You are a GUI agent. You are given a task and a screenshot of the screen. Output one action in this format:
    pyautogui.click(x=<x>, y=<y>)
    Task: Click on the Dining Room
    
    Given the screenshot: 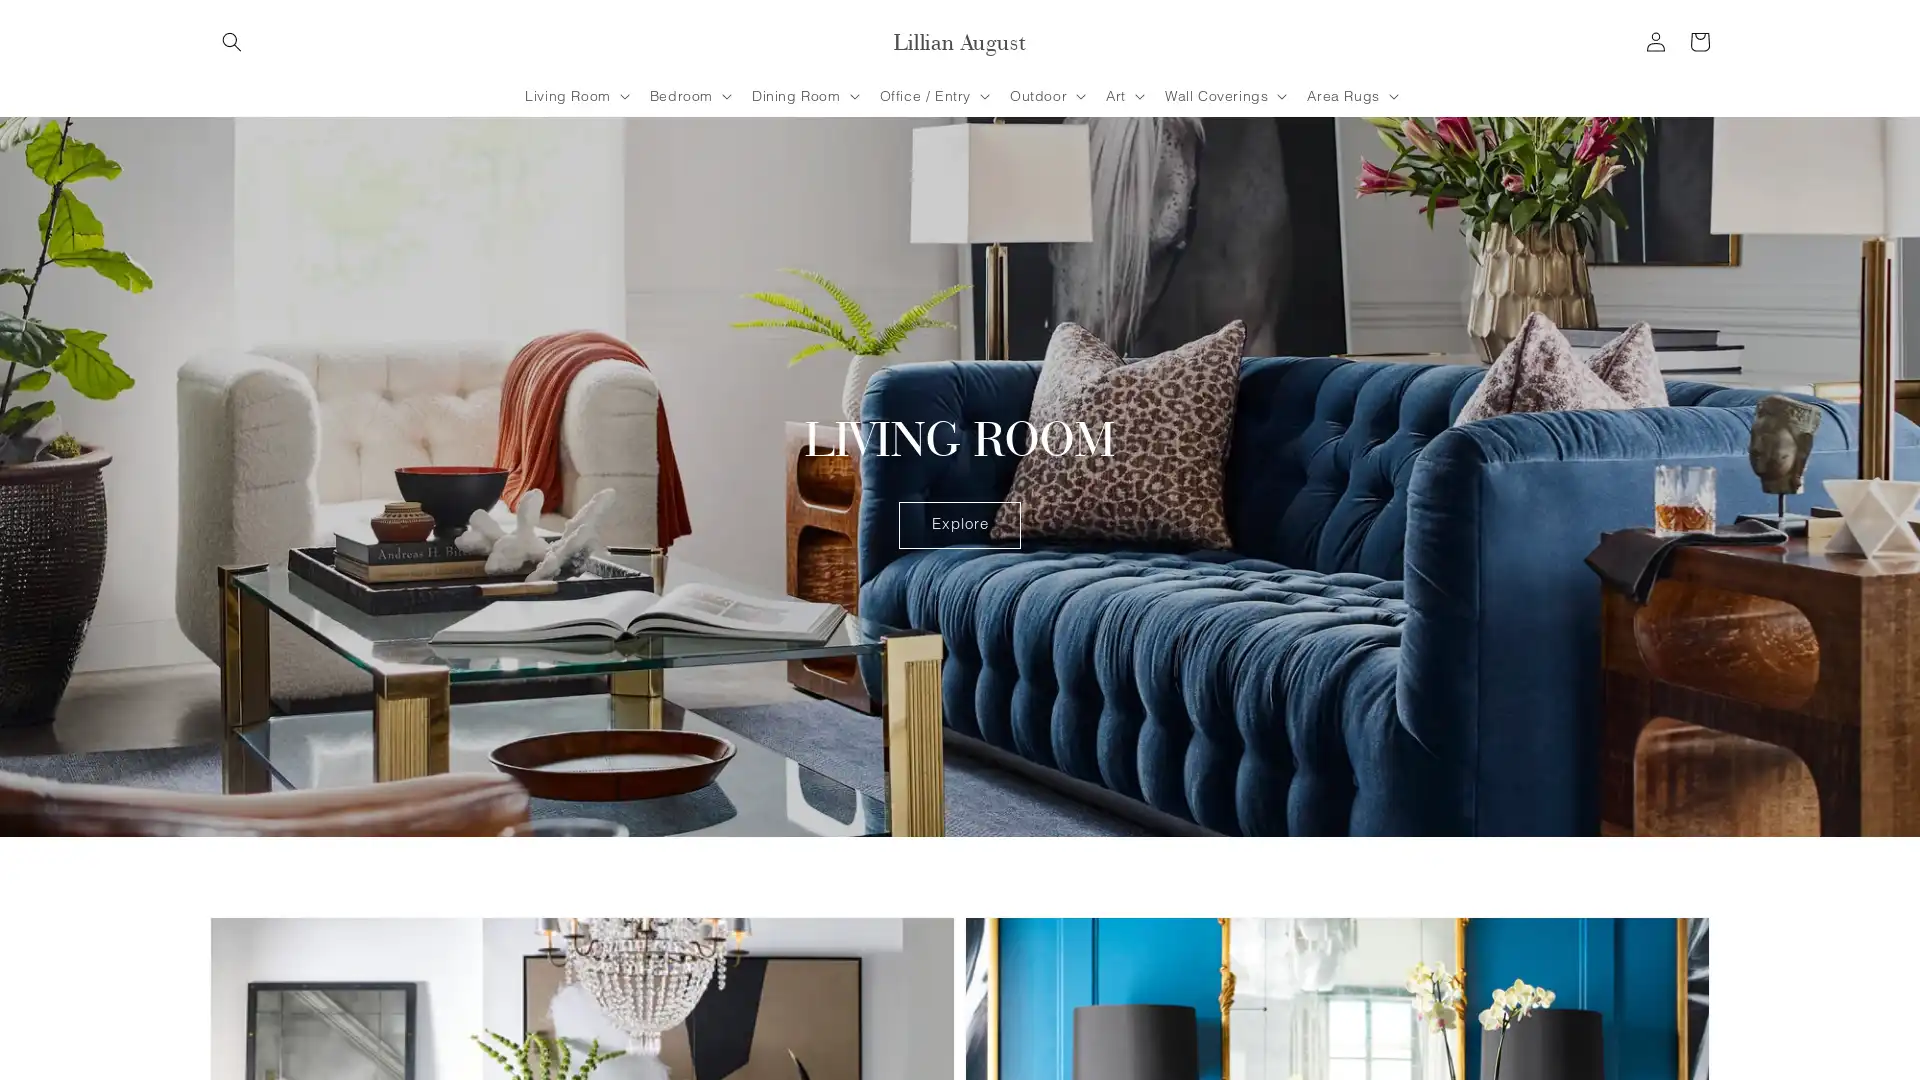 What is the action you would take?
    pyautogui.click(x=802, y=95)
    